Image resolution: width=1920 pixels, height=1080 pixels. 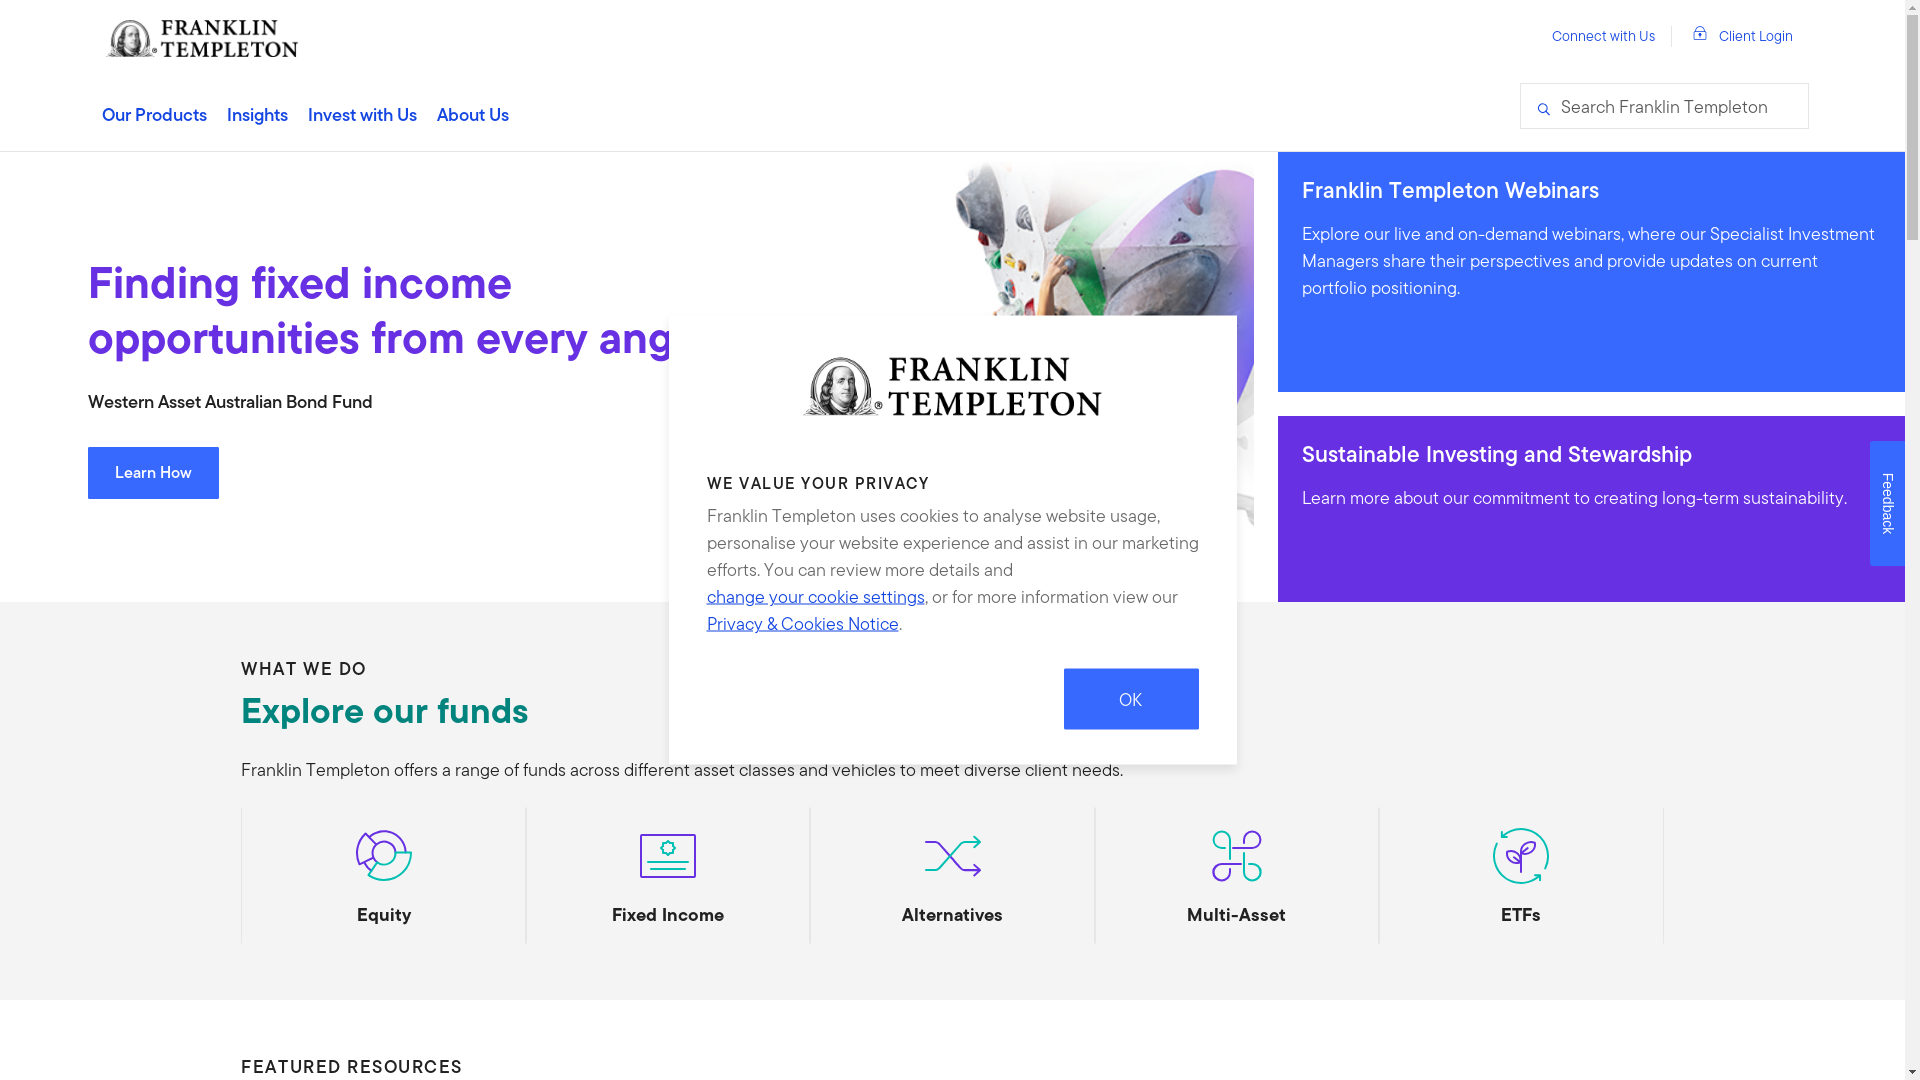 What do you see at coordinates (472, 114) in the screenshot?
I see `'About Us'` at bounding box center [472, 114].